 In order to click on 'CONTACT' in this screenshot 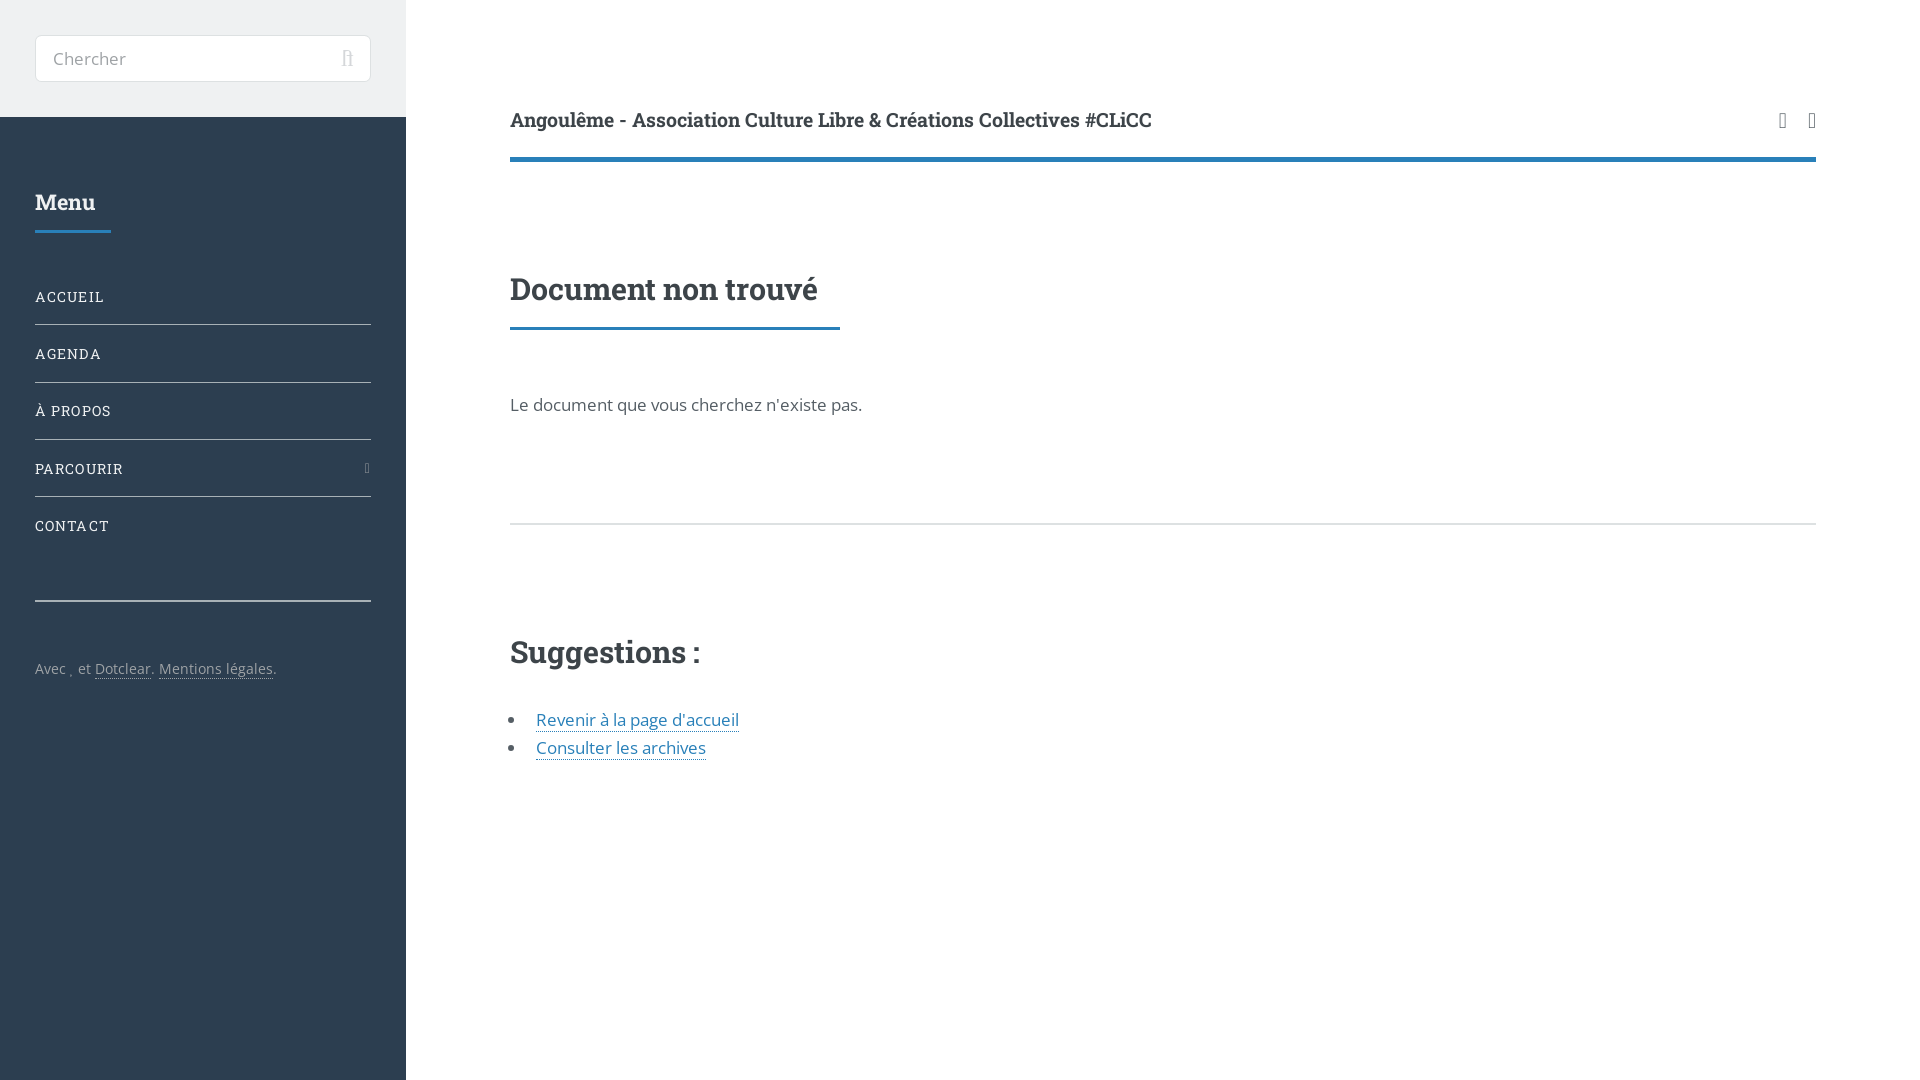, I will do `click(202, 524)`.